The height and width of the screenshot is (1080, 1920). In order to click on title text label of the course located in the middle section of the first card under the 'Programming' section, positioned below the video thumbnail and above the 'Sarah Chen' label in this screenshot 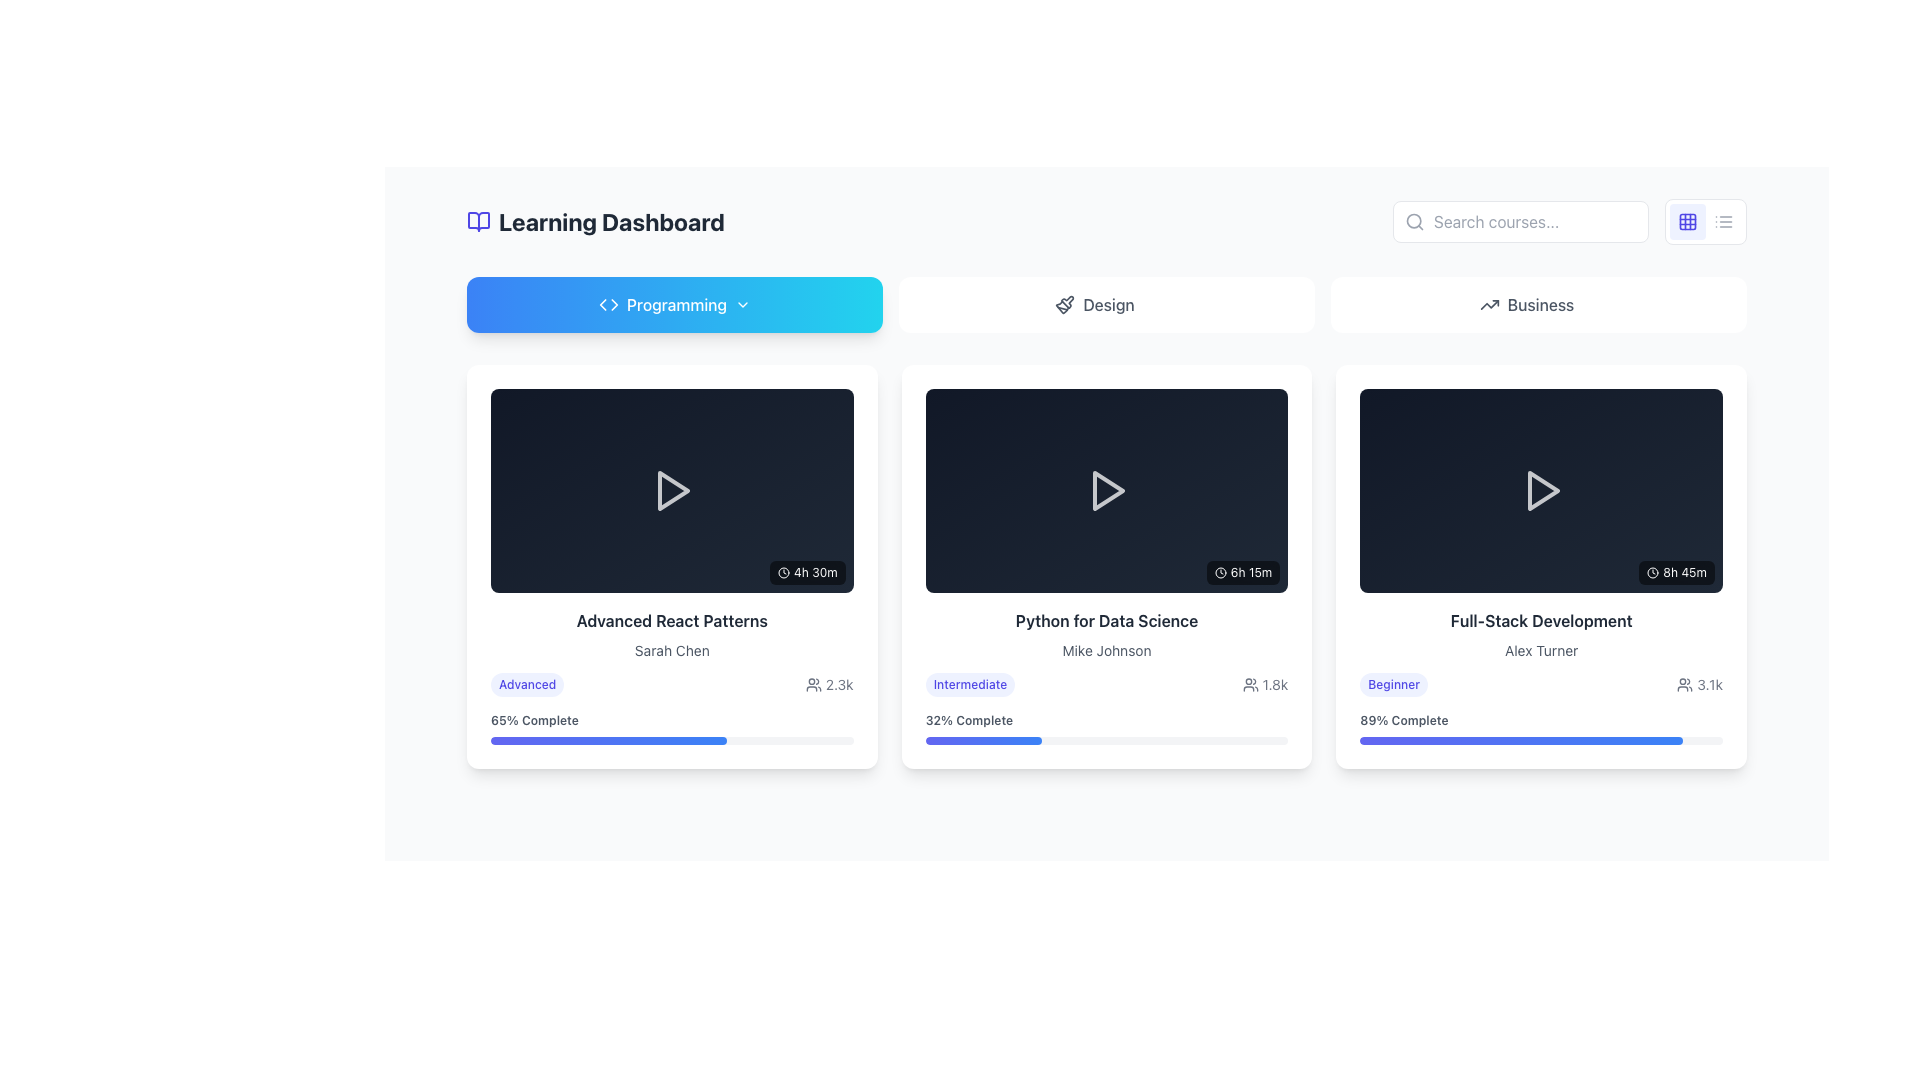, I will do `click(672, 620)`.